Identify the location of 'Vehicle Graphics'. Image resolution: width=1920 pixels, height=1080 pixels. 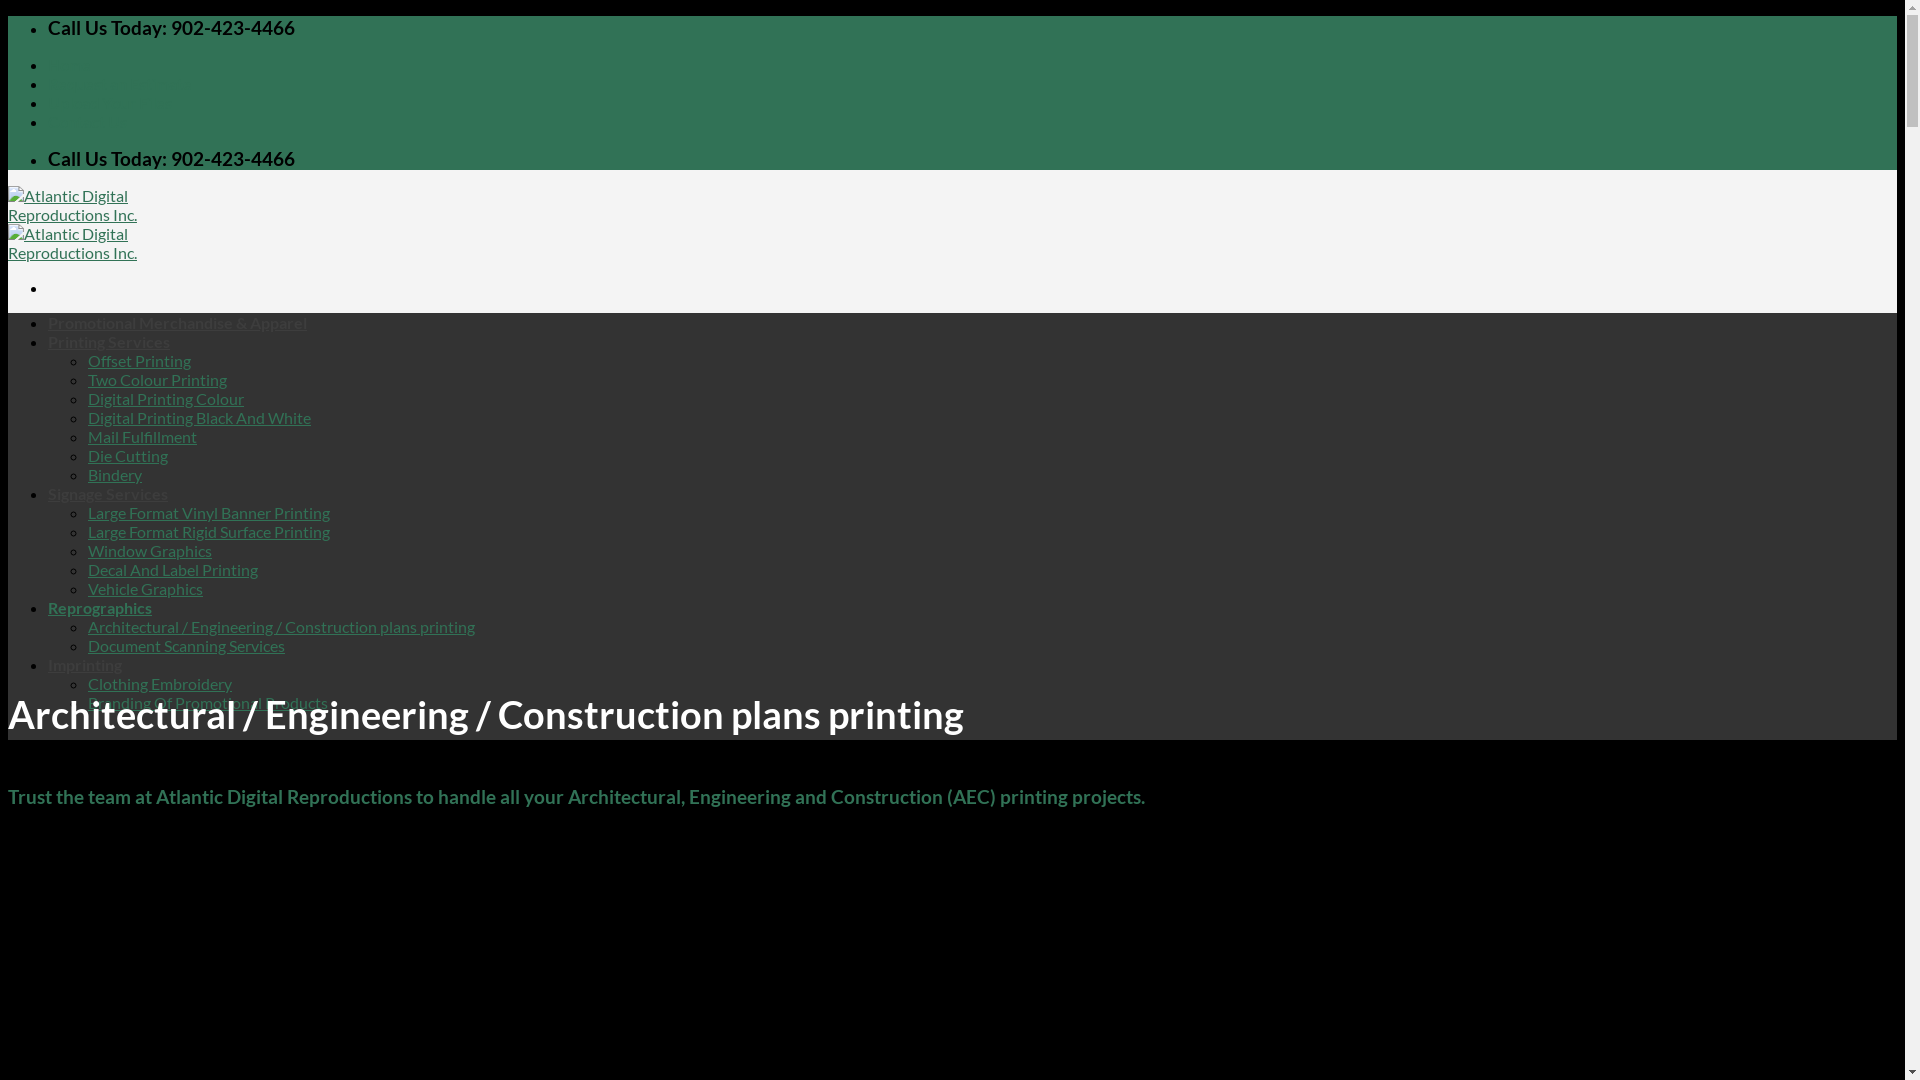
(144, 587).